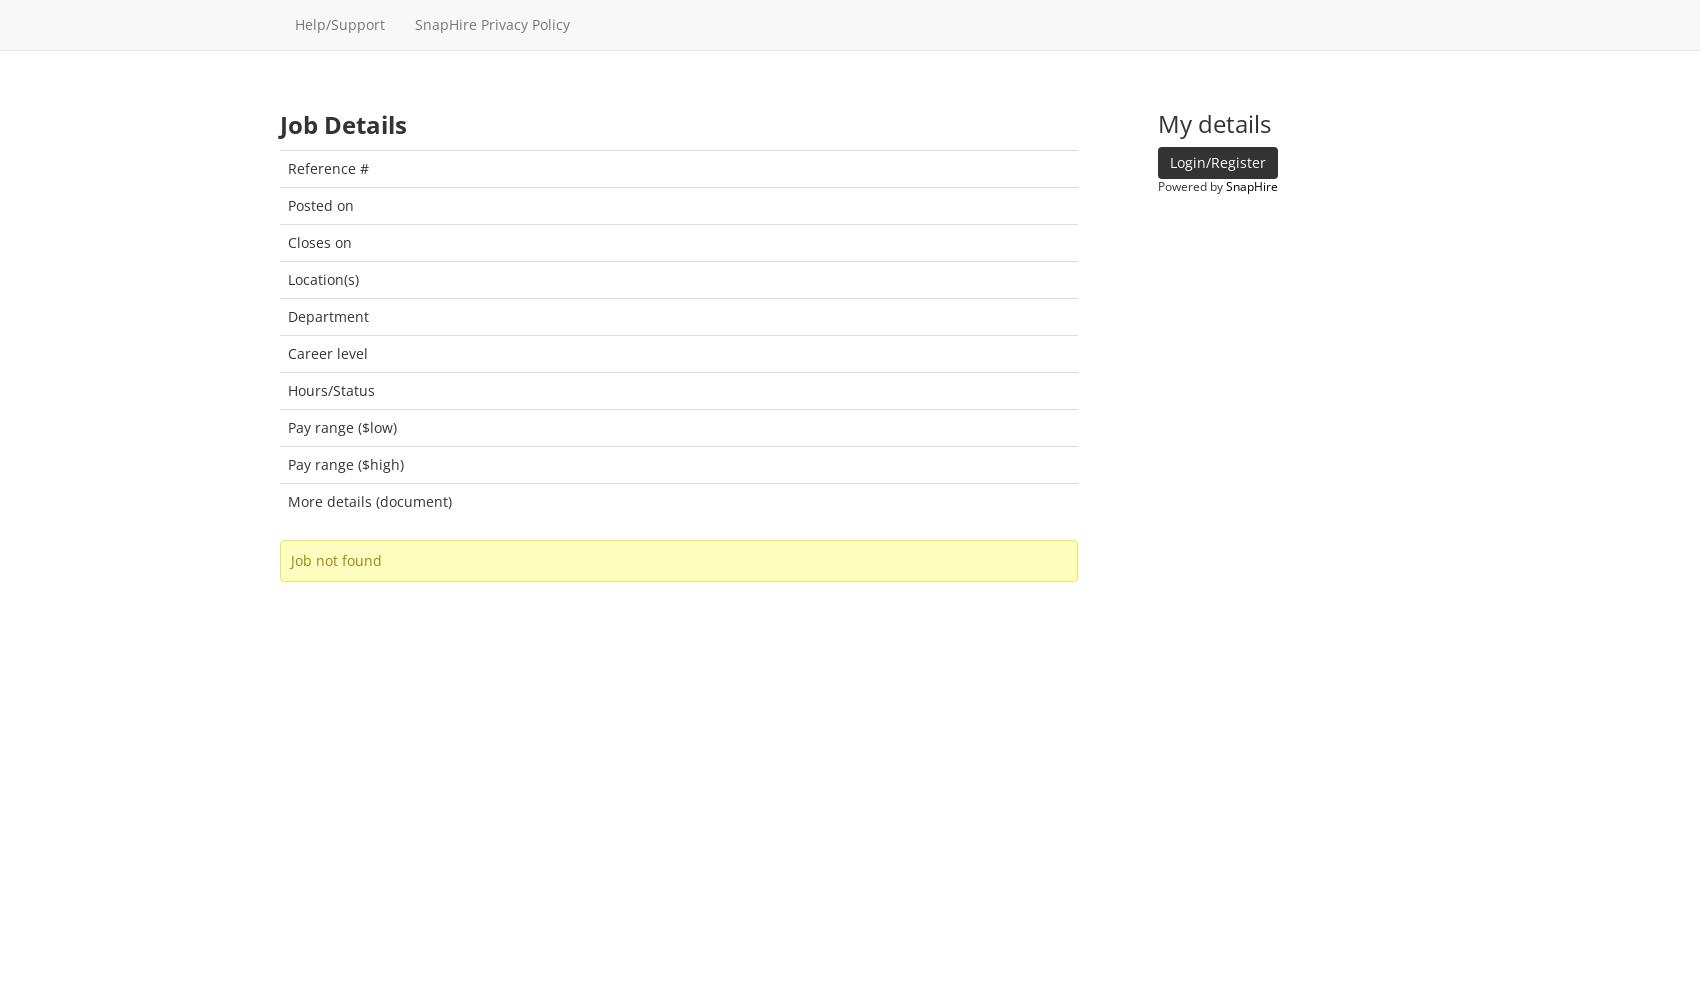 The image size is (1700, 1000). What do you see at coordinates (368, 500) in the screenshot?
I see `'More details (document)'` at bounding box center [368, 500].